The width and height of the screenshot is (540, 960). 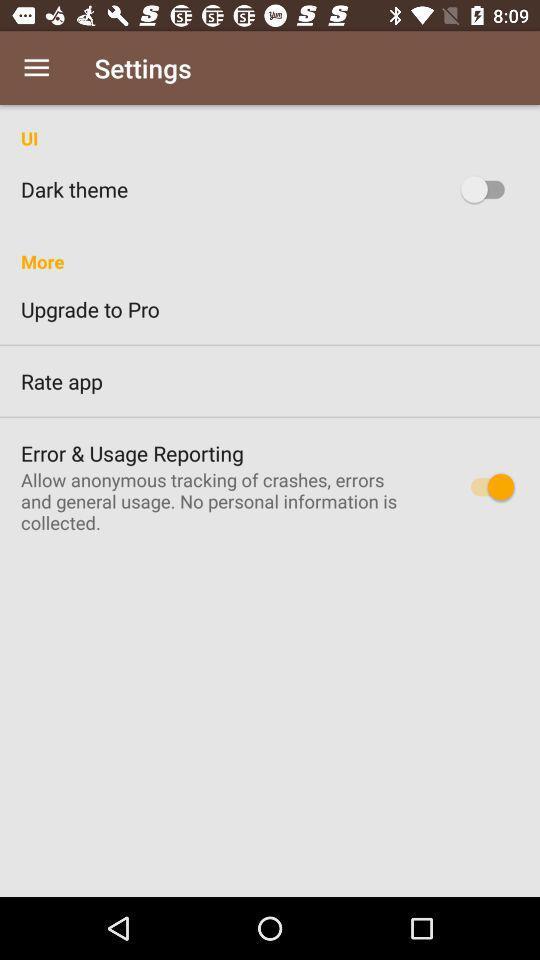 I want to click on rate app, so click(x=270, y=380).